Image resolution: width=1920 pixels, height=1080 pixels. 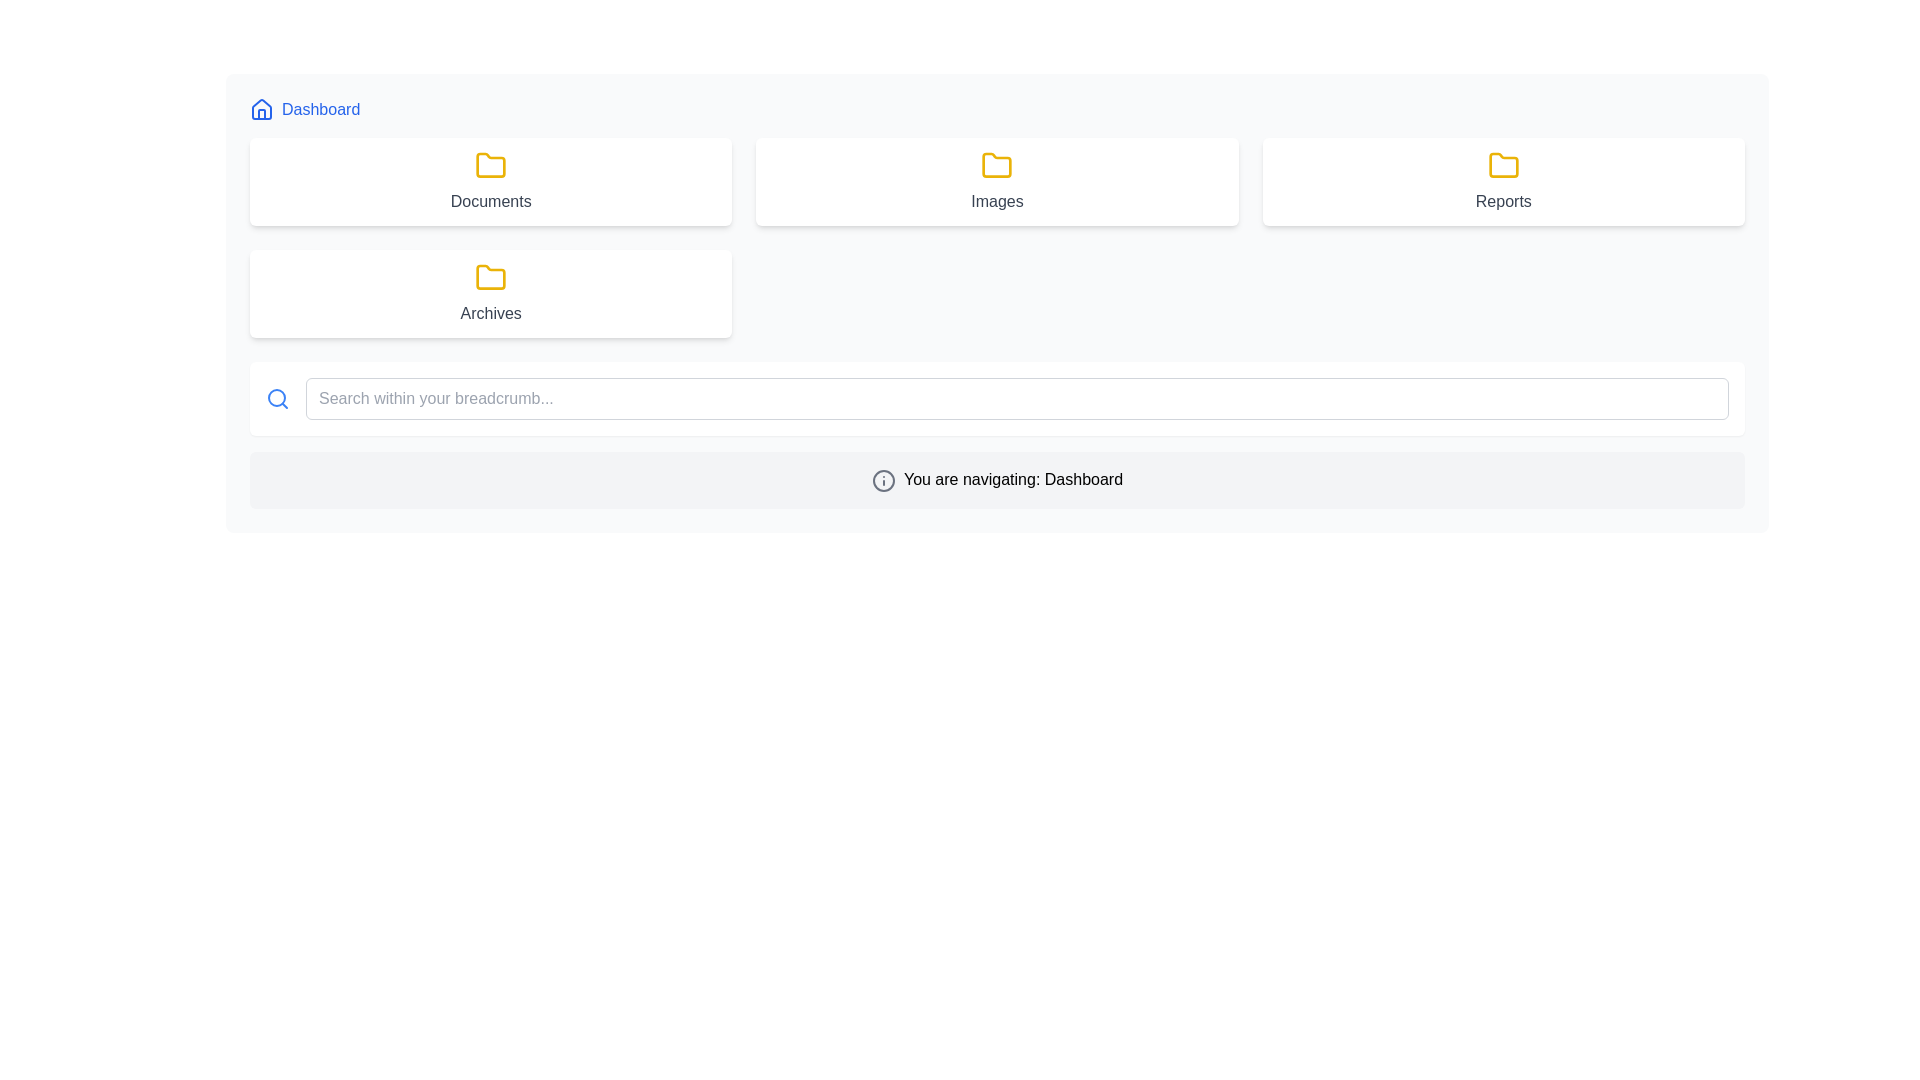 What do you see at coordinates (997, 201) in the screenshot?
I see `text content of the label indicating 'Images', located at the center of the third card from the left in the top row of the grid layout` at bounding box center [997, 201].